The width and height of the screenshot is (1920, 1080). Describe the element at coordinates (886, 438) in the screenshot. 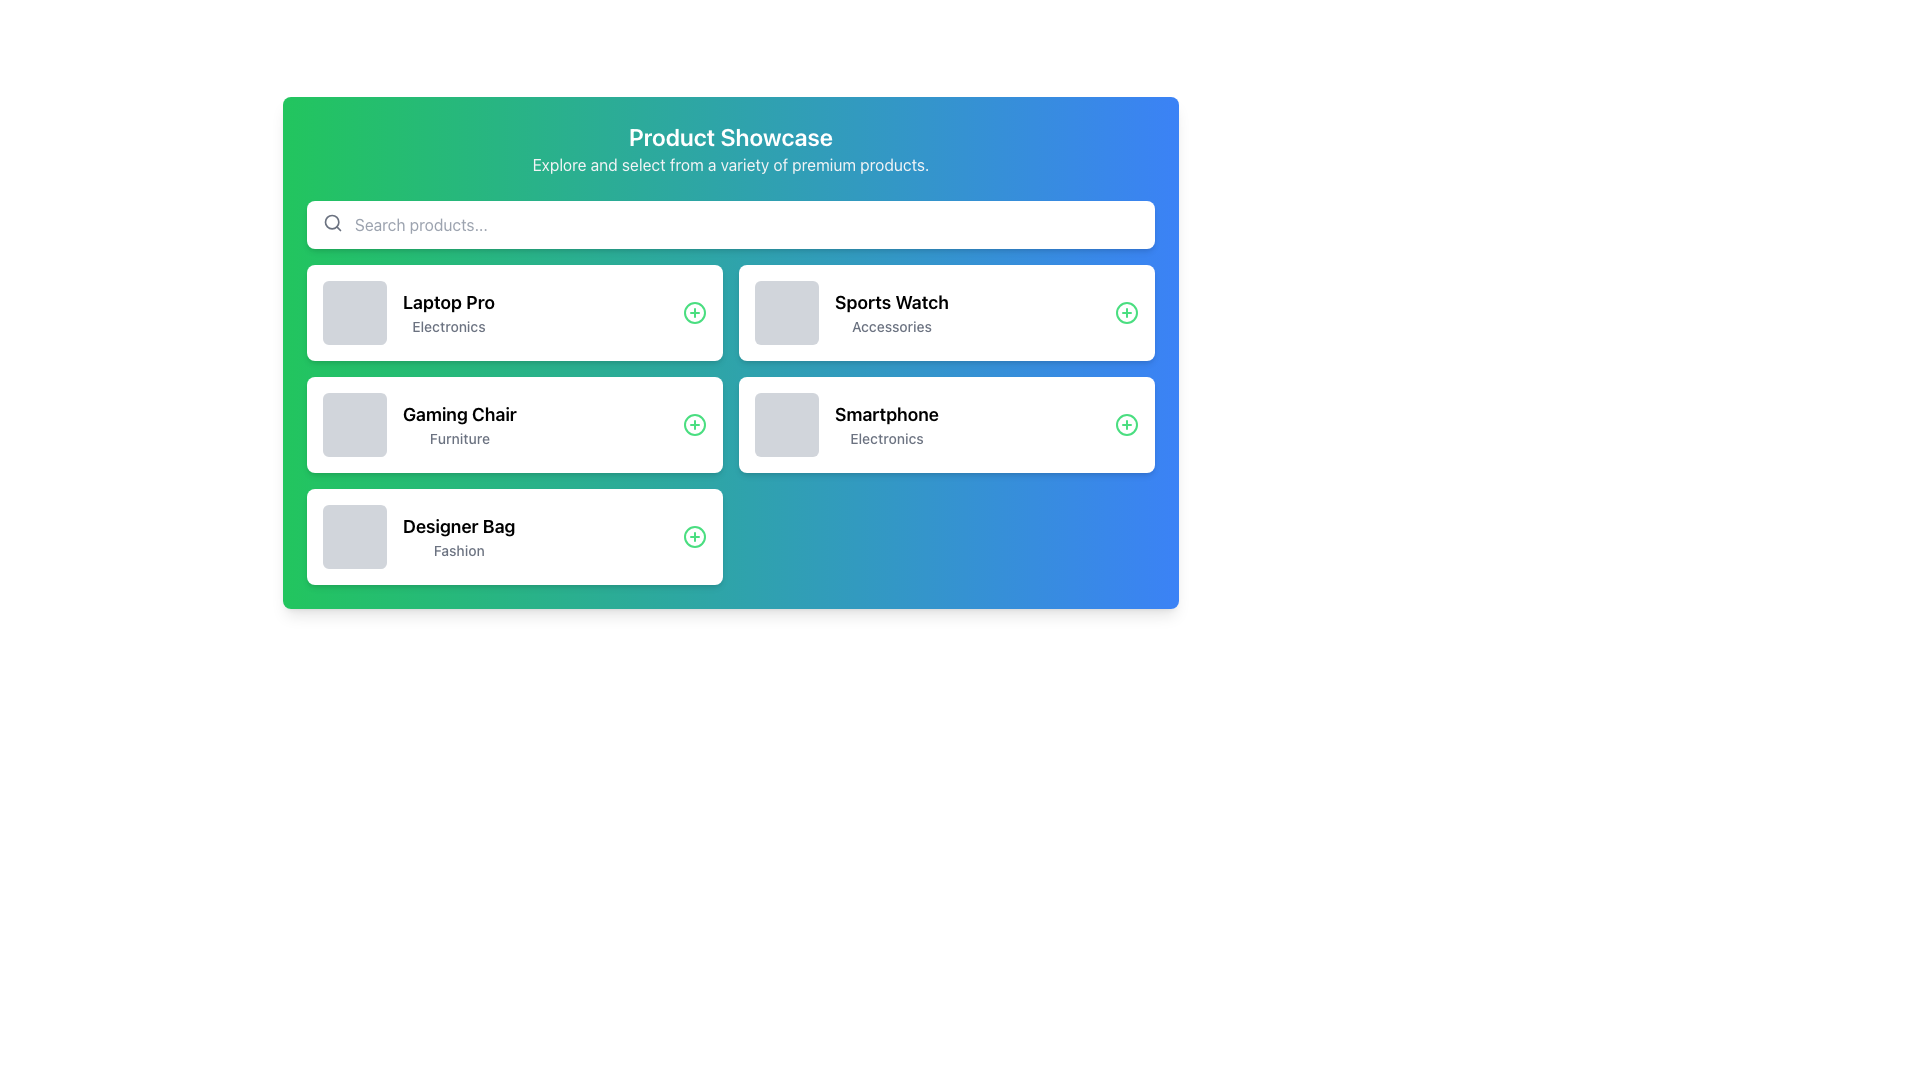

I see `the 'Electronics' text label, which is displayed in a small, medium-weight gray font and positioned below the bold 'Smartphone' title on the right side of the interface` at that location.